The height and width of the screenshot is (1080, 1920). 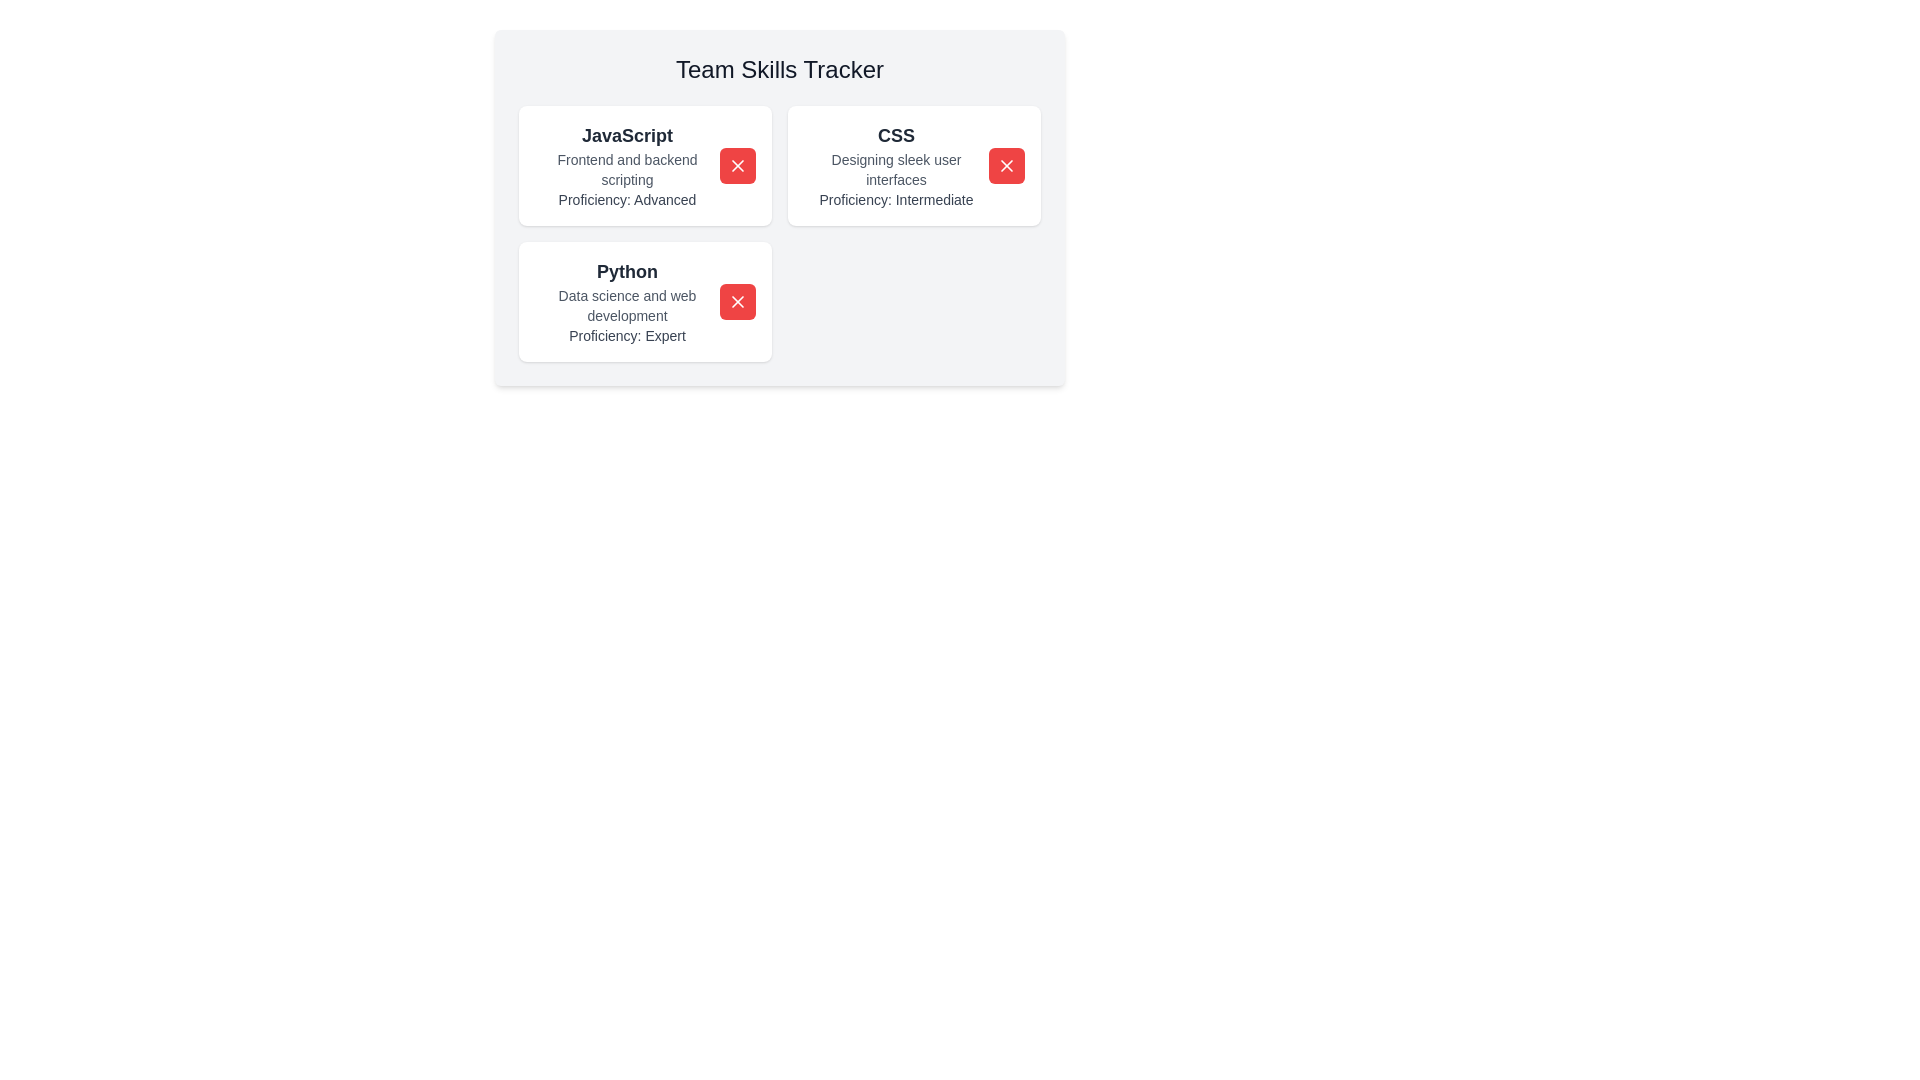 What do you see at coordinates (626, 164) in the screenshot?
I see `the element JavaScript Skill Card` at bounding box center [626, 164].